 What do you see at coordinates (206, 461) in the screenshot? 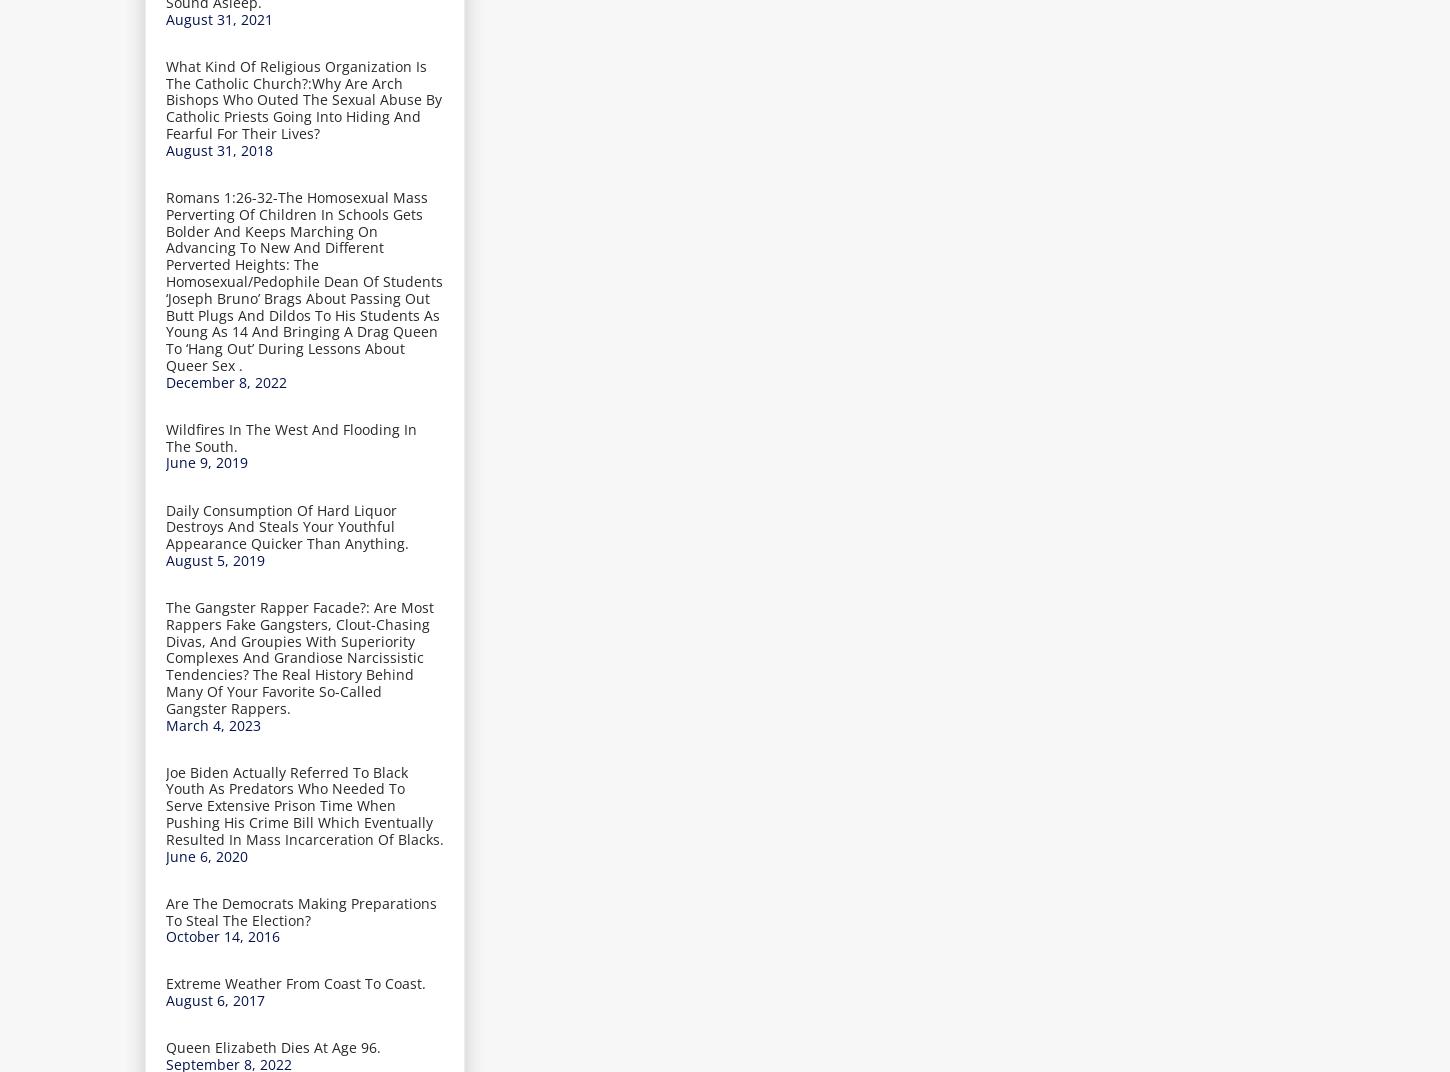
I see `'June 9, 2019'` at bounding box center [206, 461].